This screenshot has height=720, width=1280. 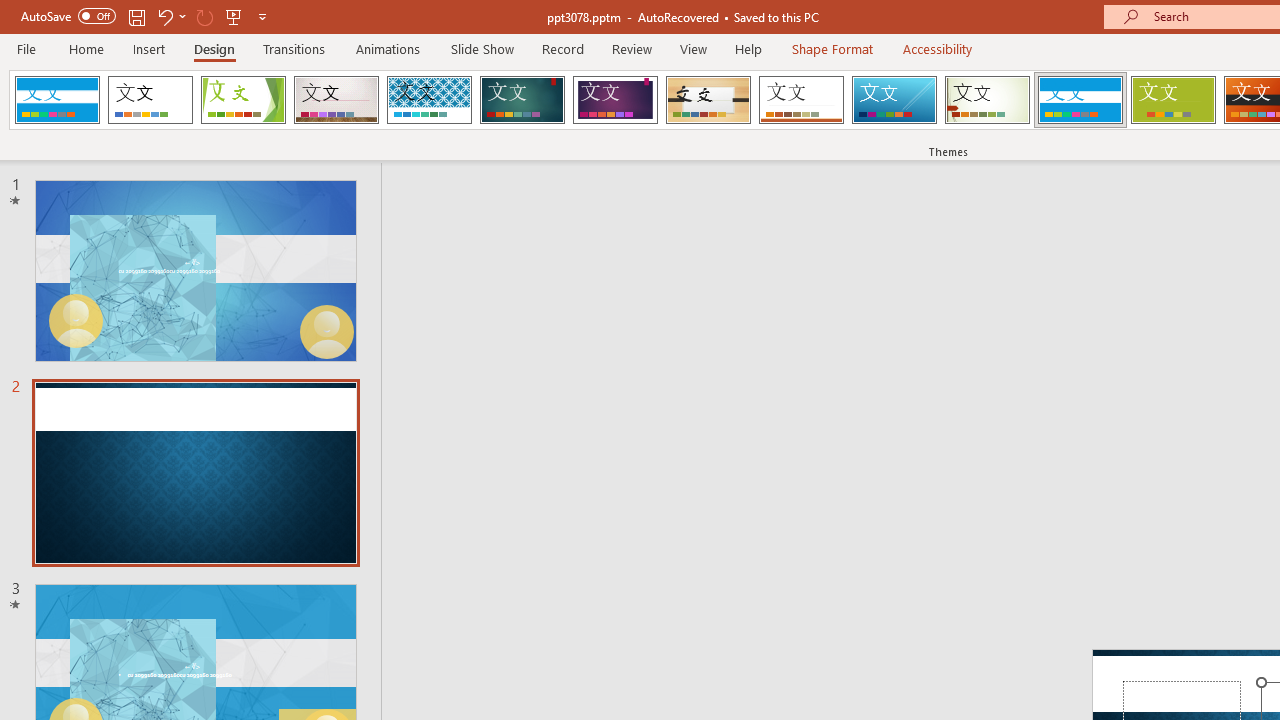 What do you see at coordinates (242, 100) in the screenshot?
I see `'Facet'` at bounding box center [242, 100].